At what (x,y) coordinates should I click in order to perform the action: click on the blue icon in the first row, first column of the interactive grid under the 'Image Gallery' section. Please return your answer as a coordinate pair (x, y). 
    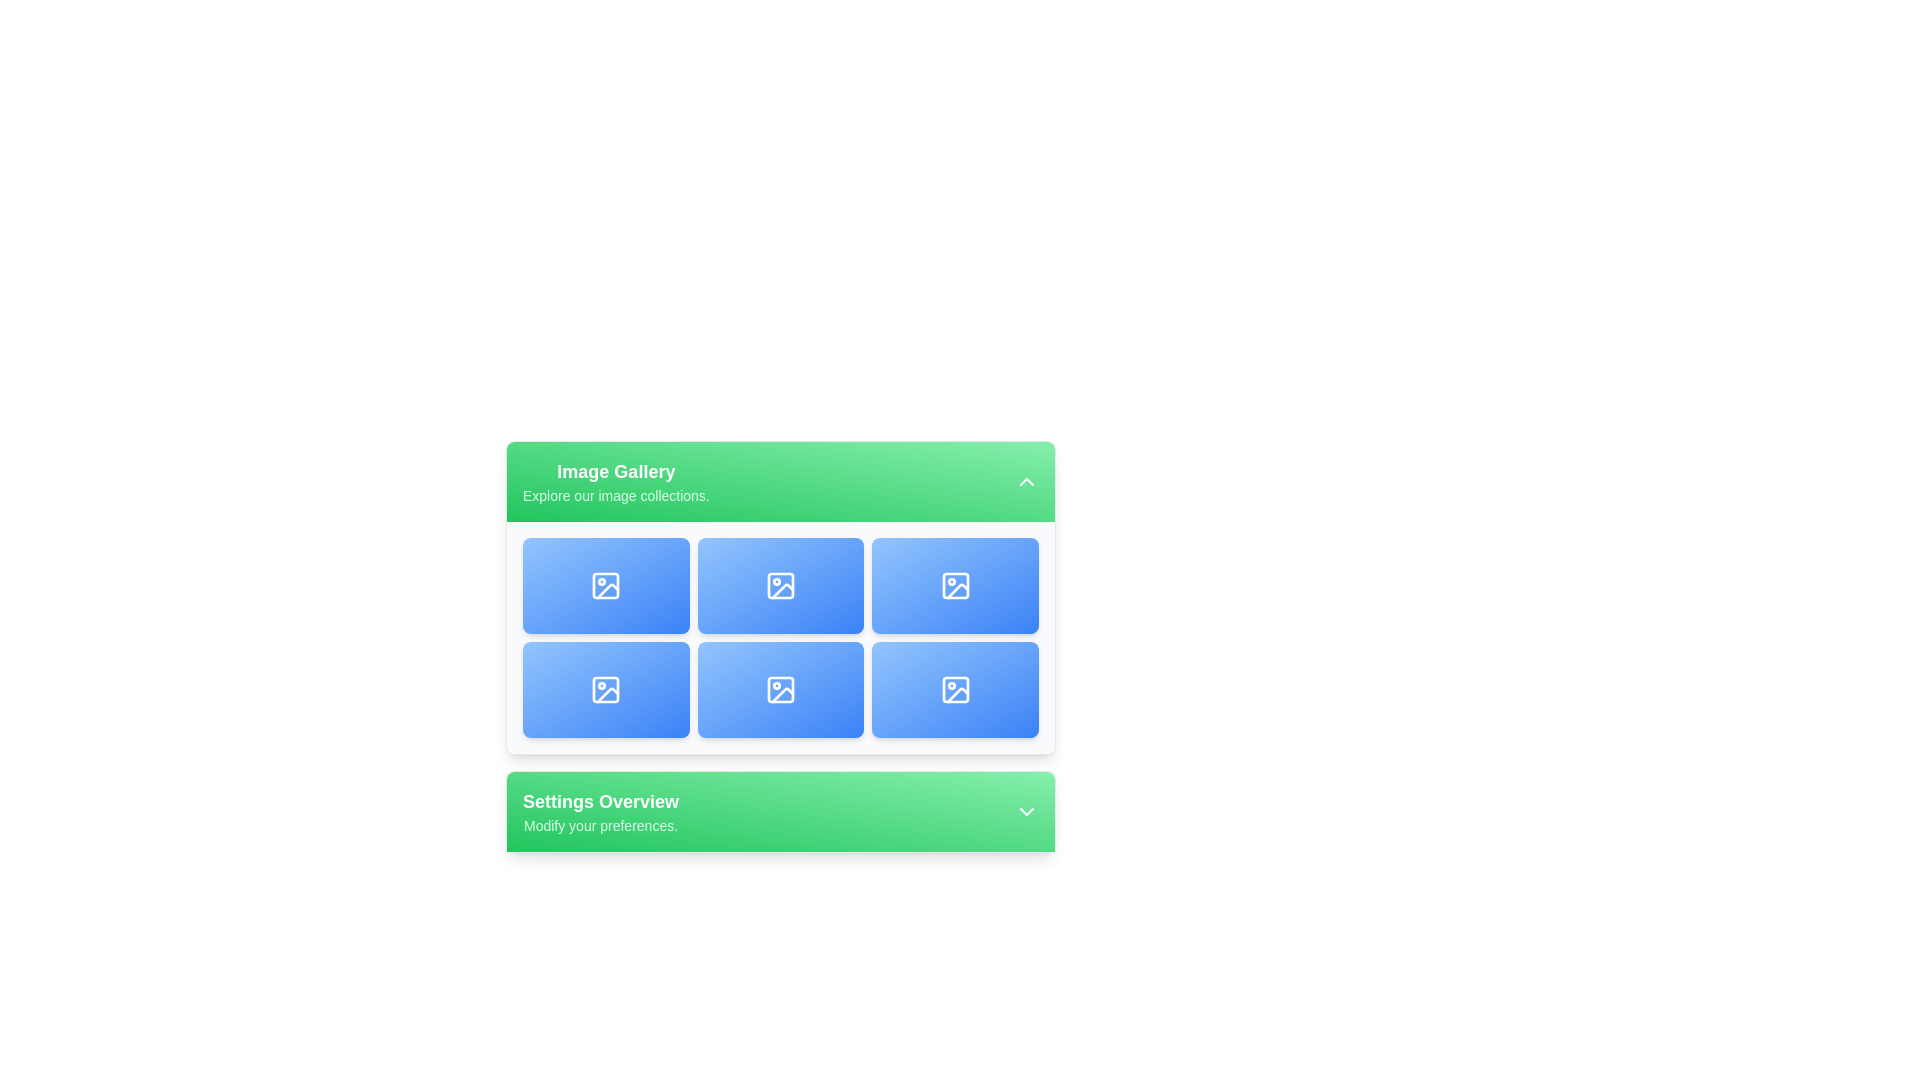
    Looking at the image, I should click on (604, 585).